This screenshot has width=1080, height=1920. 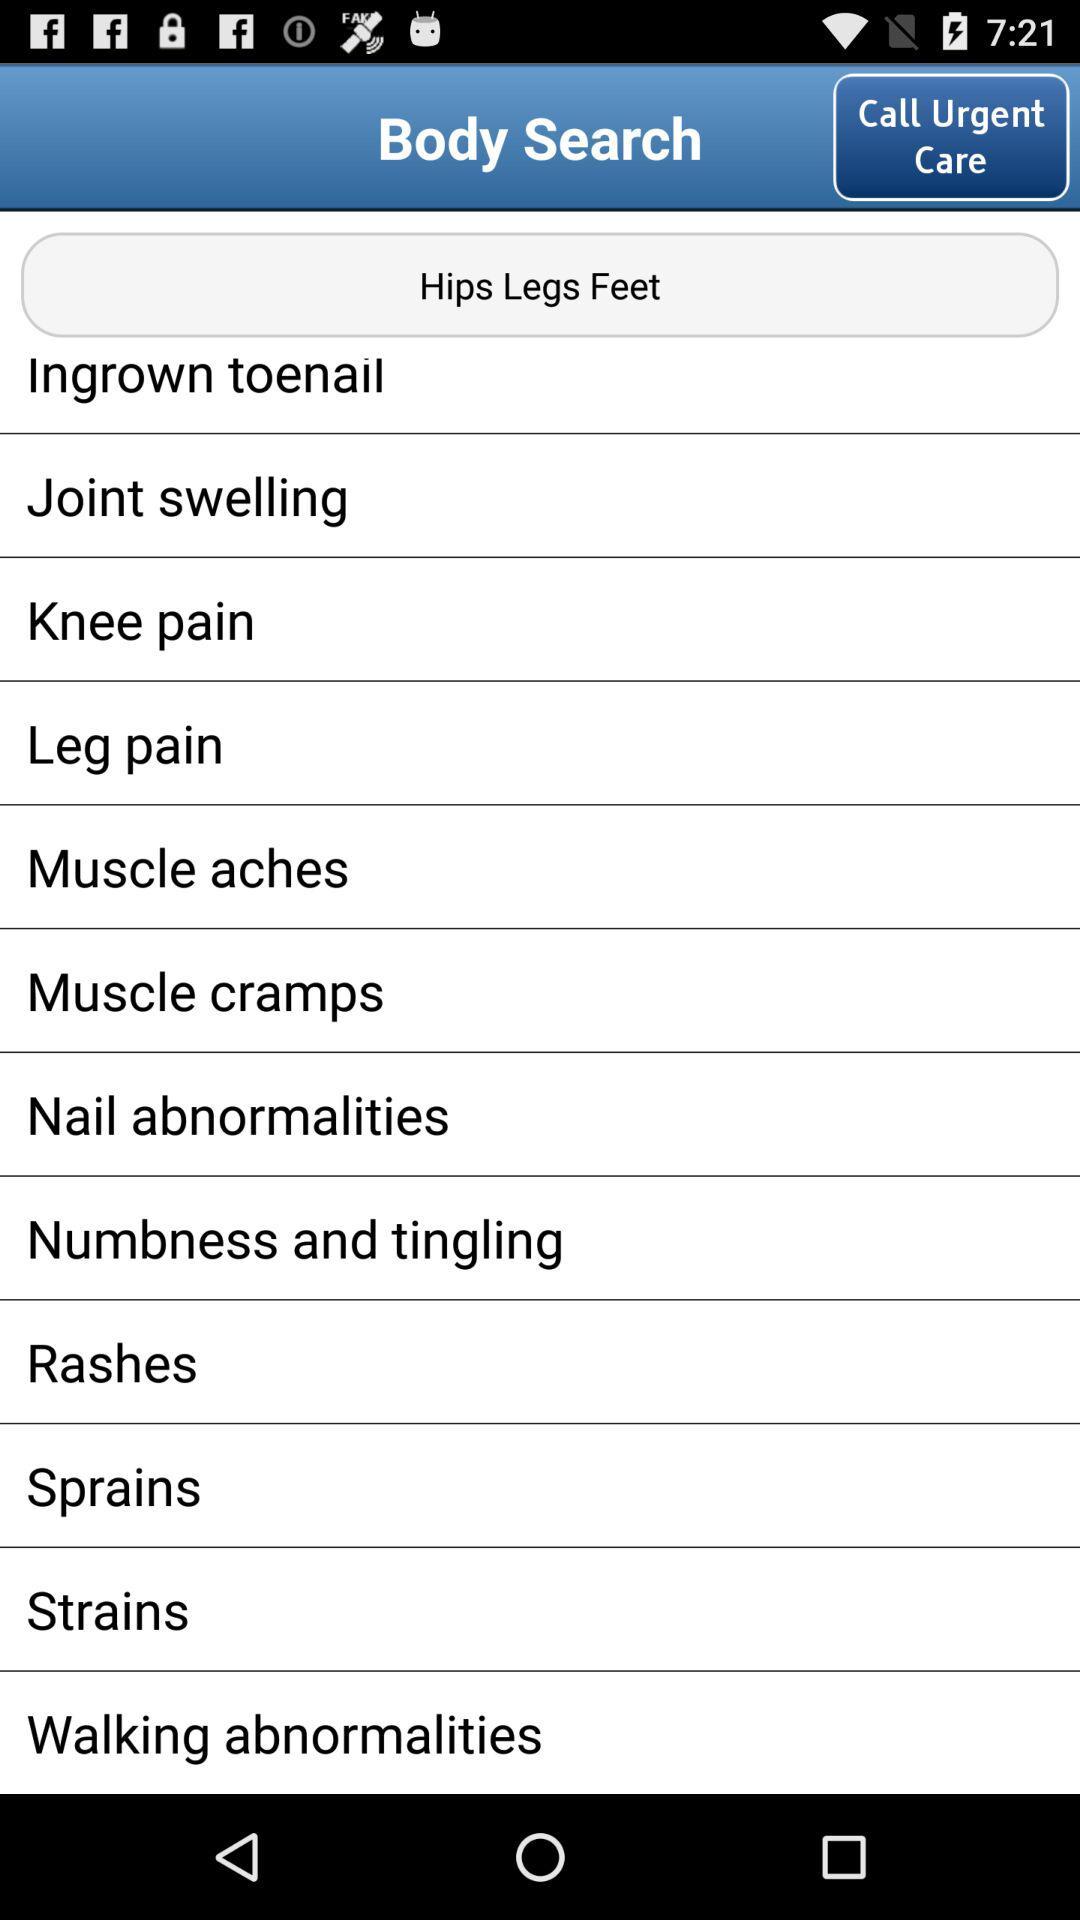 I want to click on leg pain, so click(x=540, y=741).